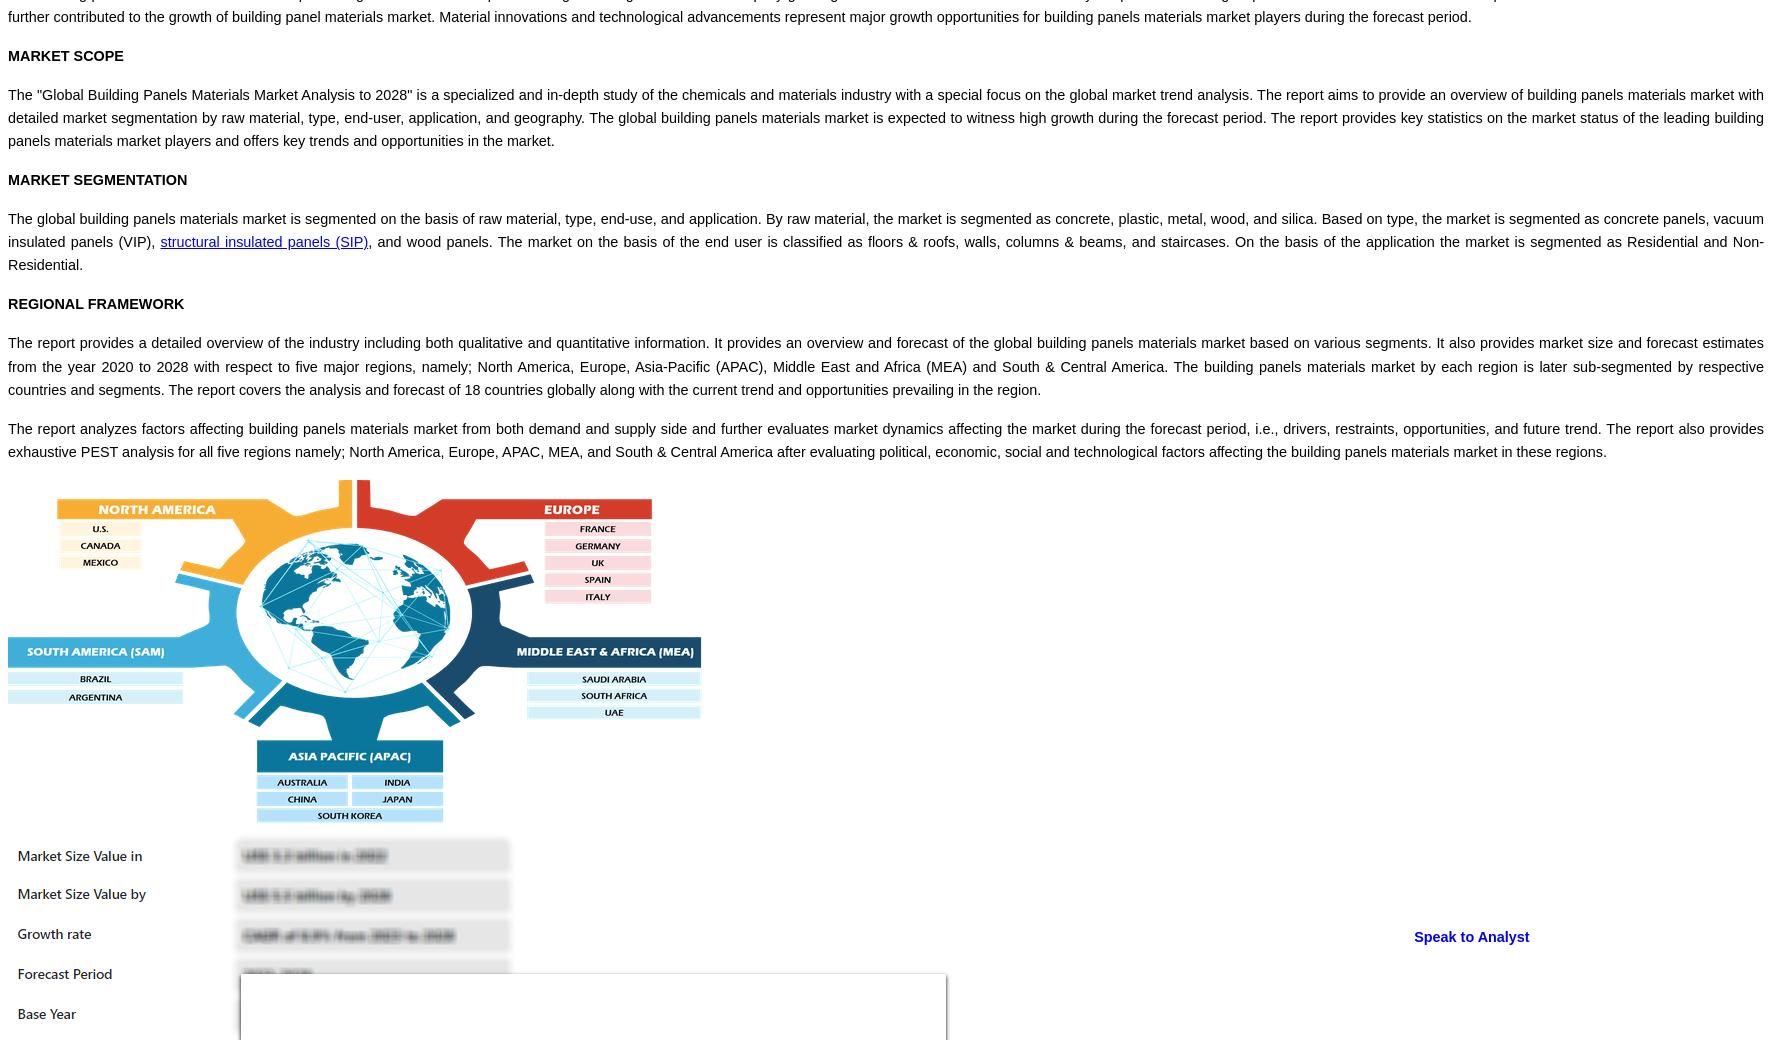 This screenshot has height=1040, width=1772. What do you see at coordinates (61, 742) in the screenshot?
I see `'Blog'` at bounding box center [61, 742].